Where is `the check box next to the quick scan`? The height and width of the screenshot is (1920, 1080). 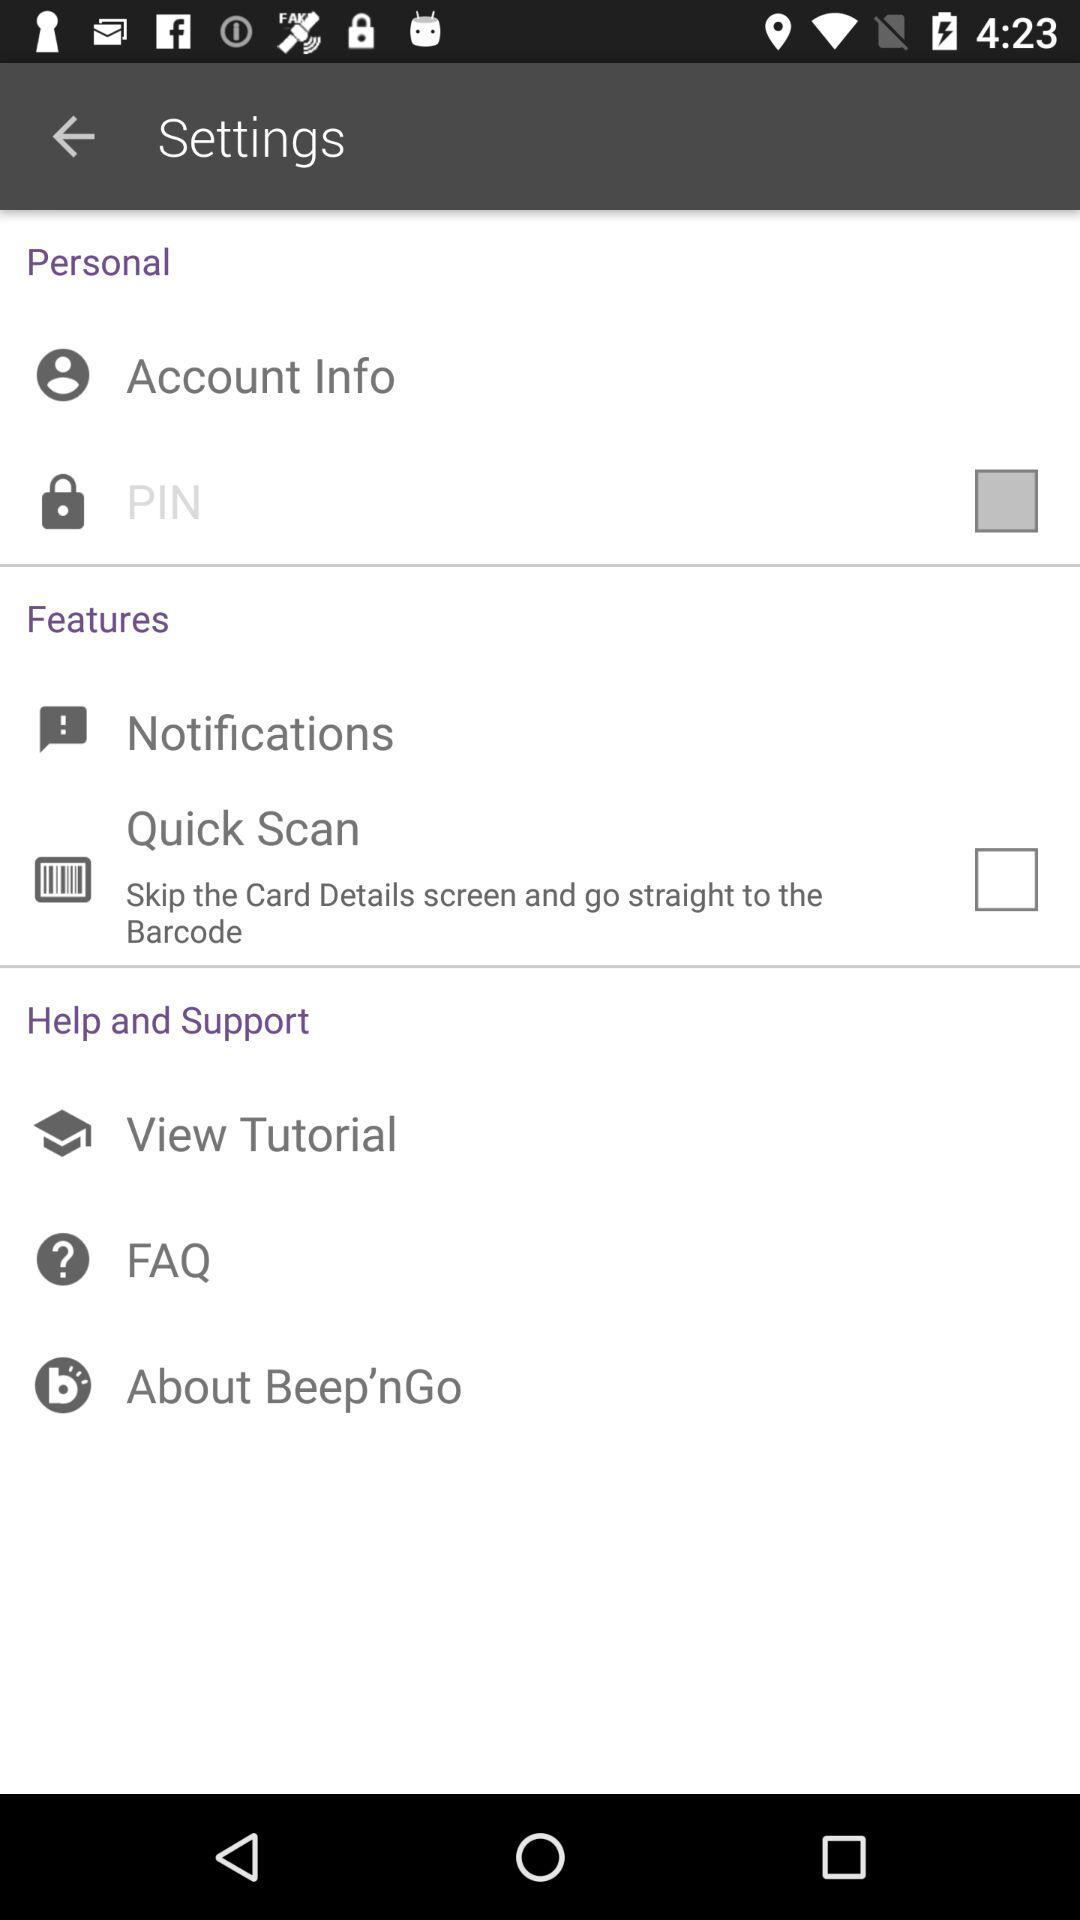
the check box next to the quick scan is located at coordinates (1006, 879).